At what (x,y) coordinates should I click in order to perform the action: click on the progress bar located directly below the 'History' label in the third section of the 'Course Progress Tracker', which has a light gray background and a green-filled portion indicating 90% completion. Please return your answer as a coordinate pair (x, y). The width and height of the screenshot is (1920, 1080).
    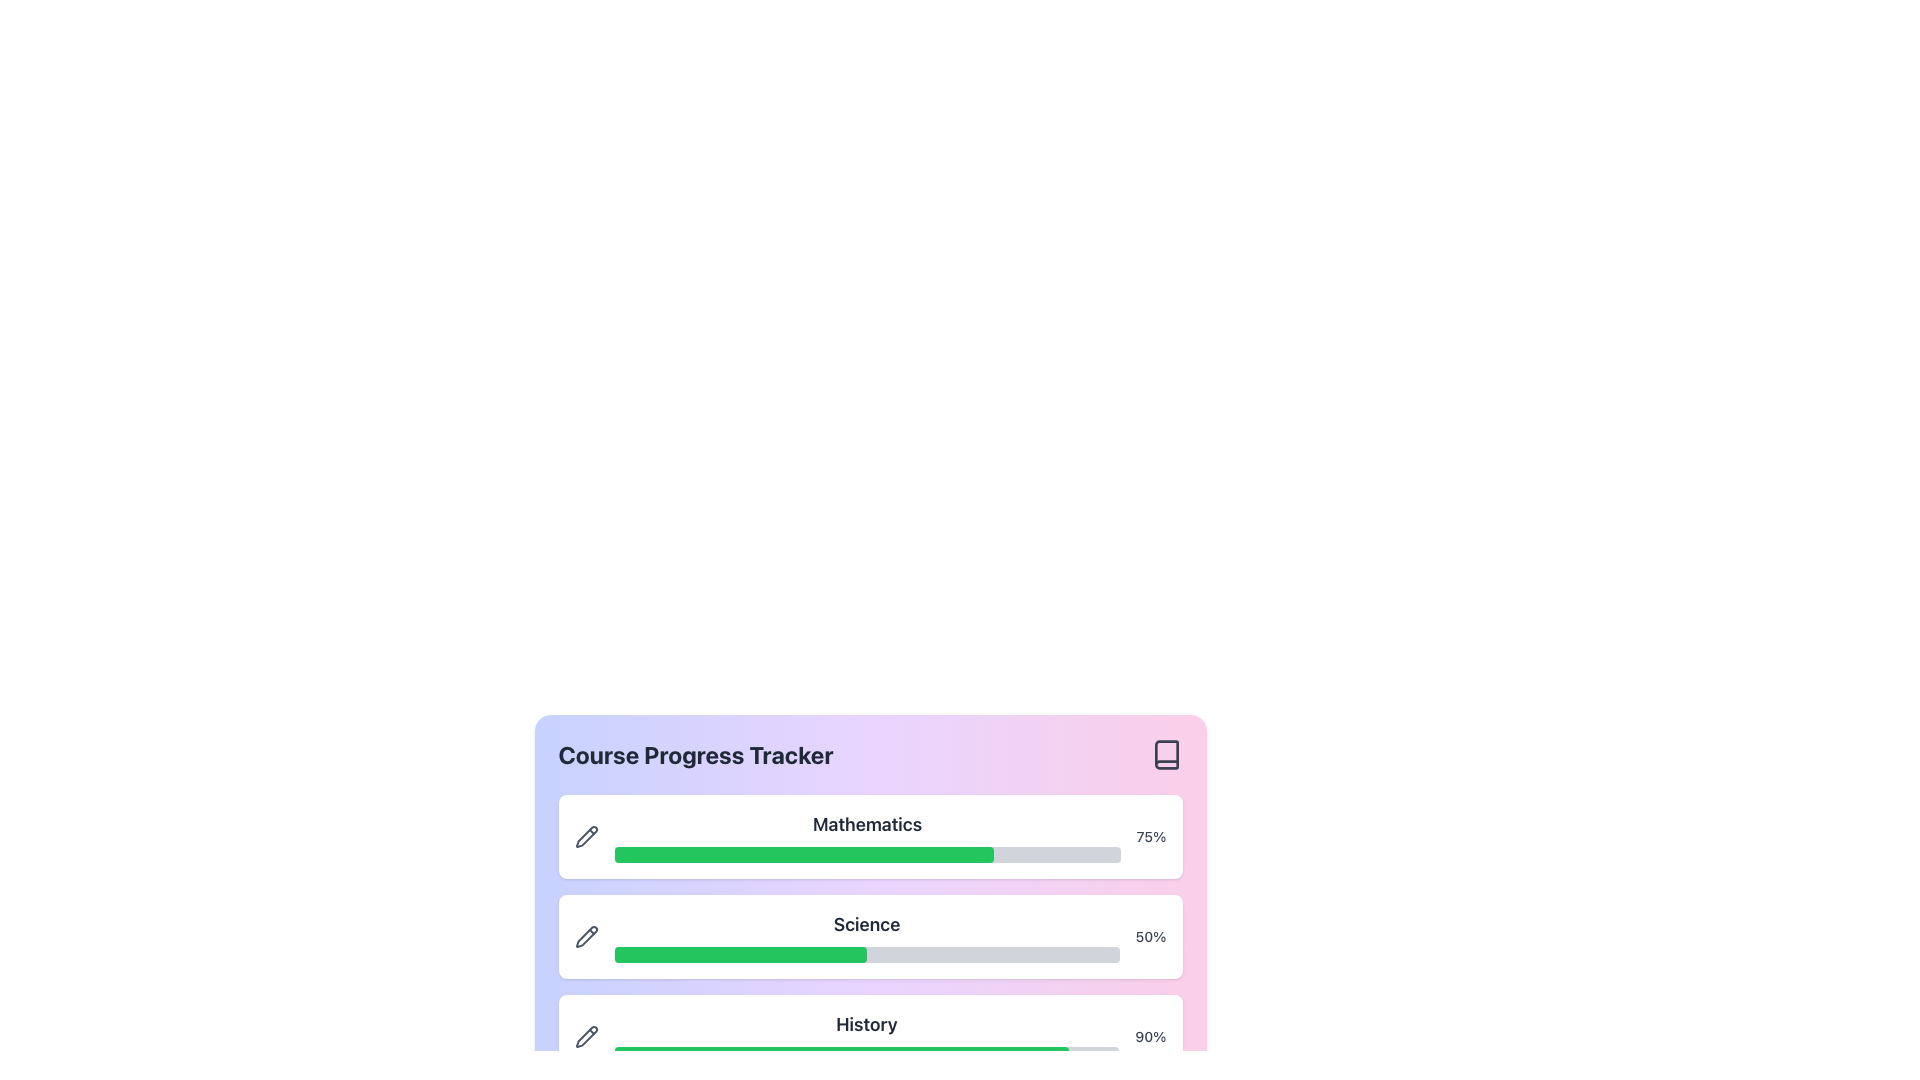
    Looking at the image, I should click on (866, 1054).